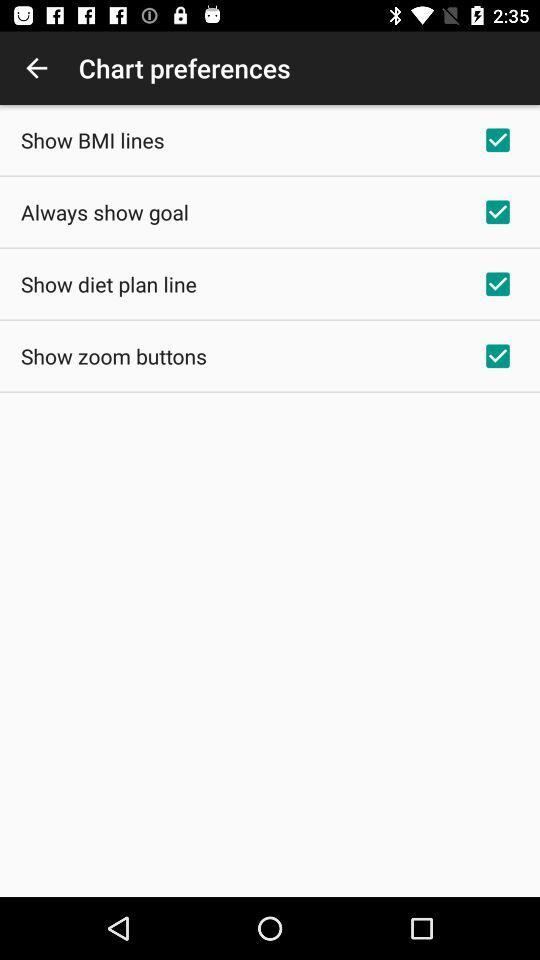  What do you see at coordinates (36, 68) in the screenshot?
I see `the app to the left of chart preferences app` at bounding box center [36, 68].